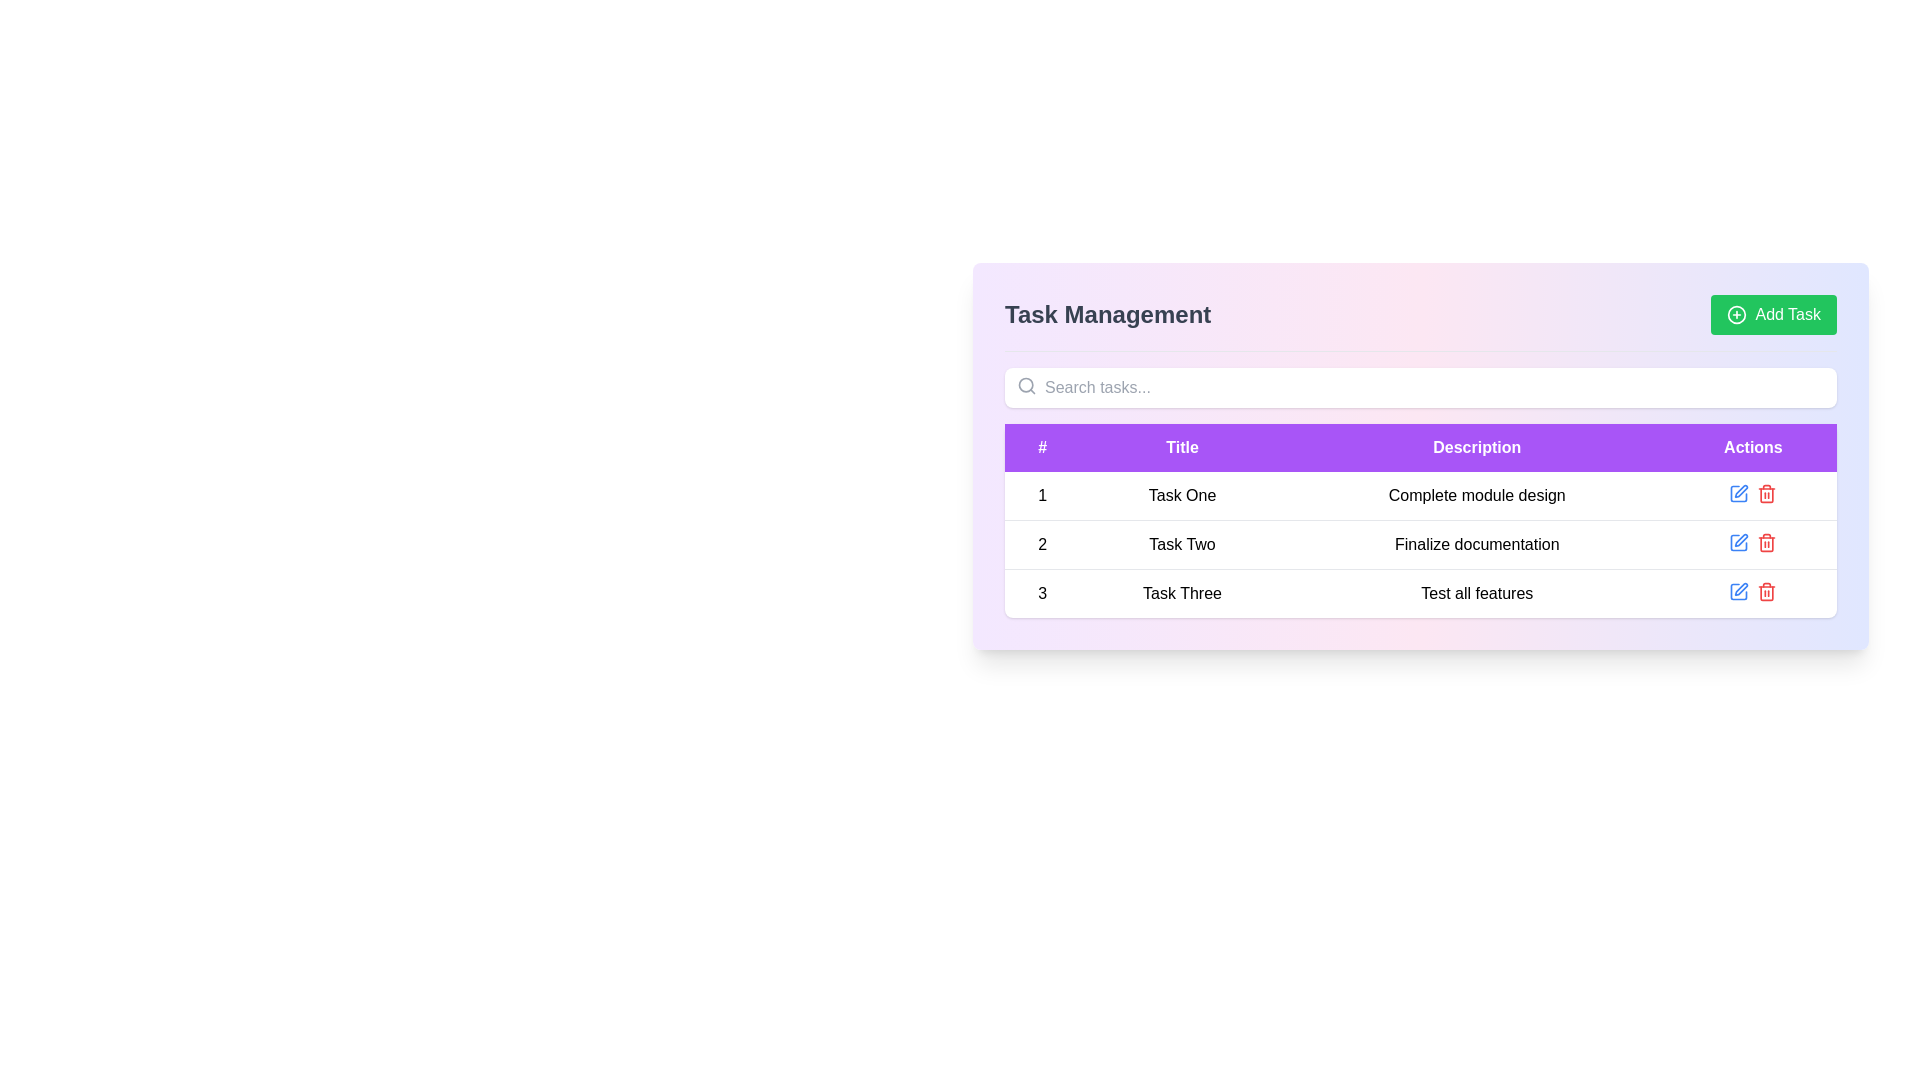 This screenshot has width=1920, height=1080. Describe the element at coordinates (1741, 588) in the screenshot. I see `the edit button located in the 'Actions' column of the last row in the task table` at that location.